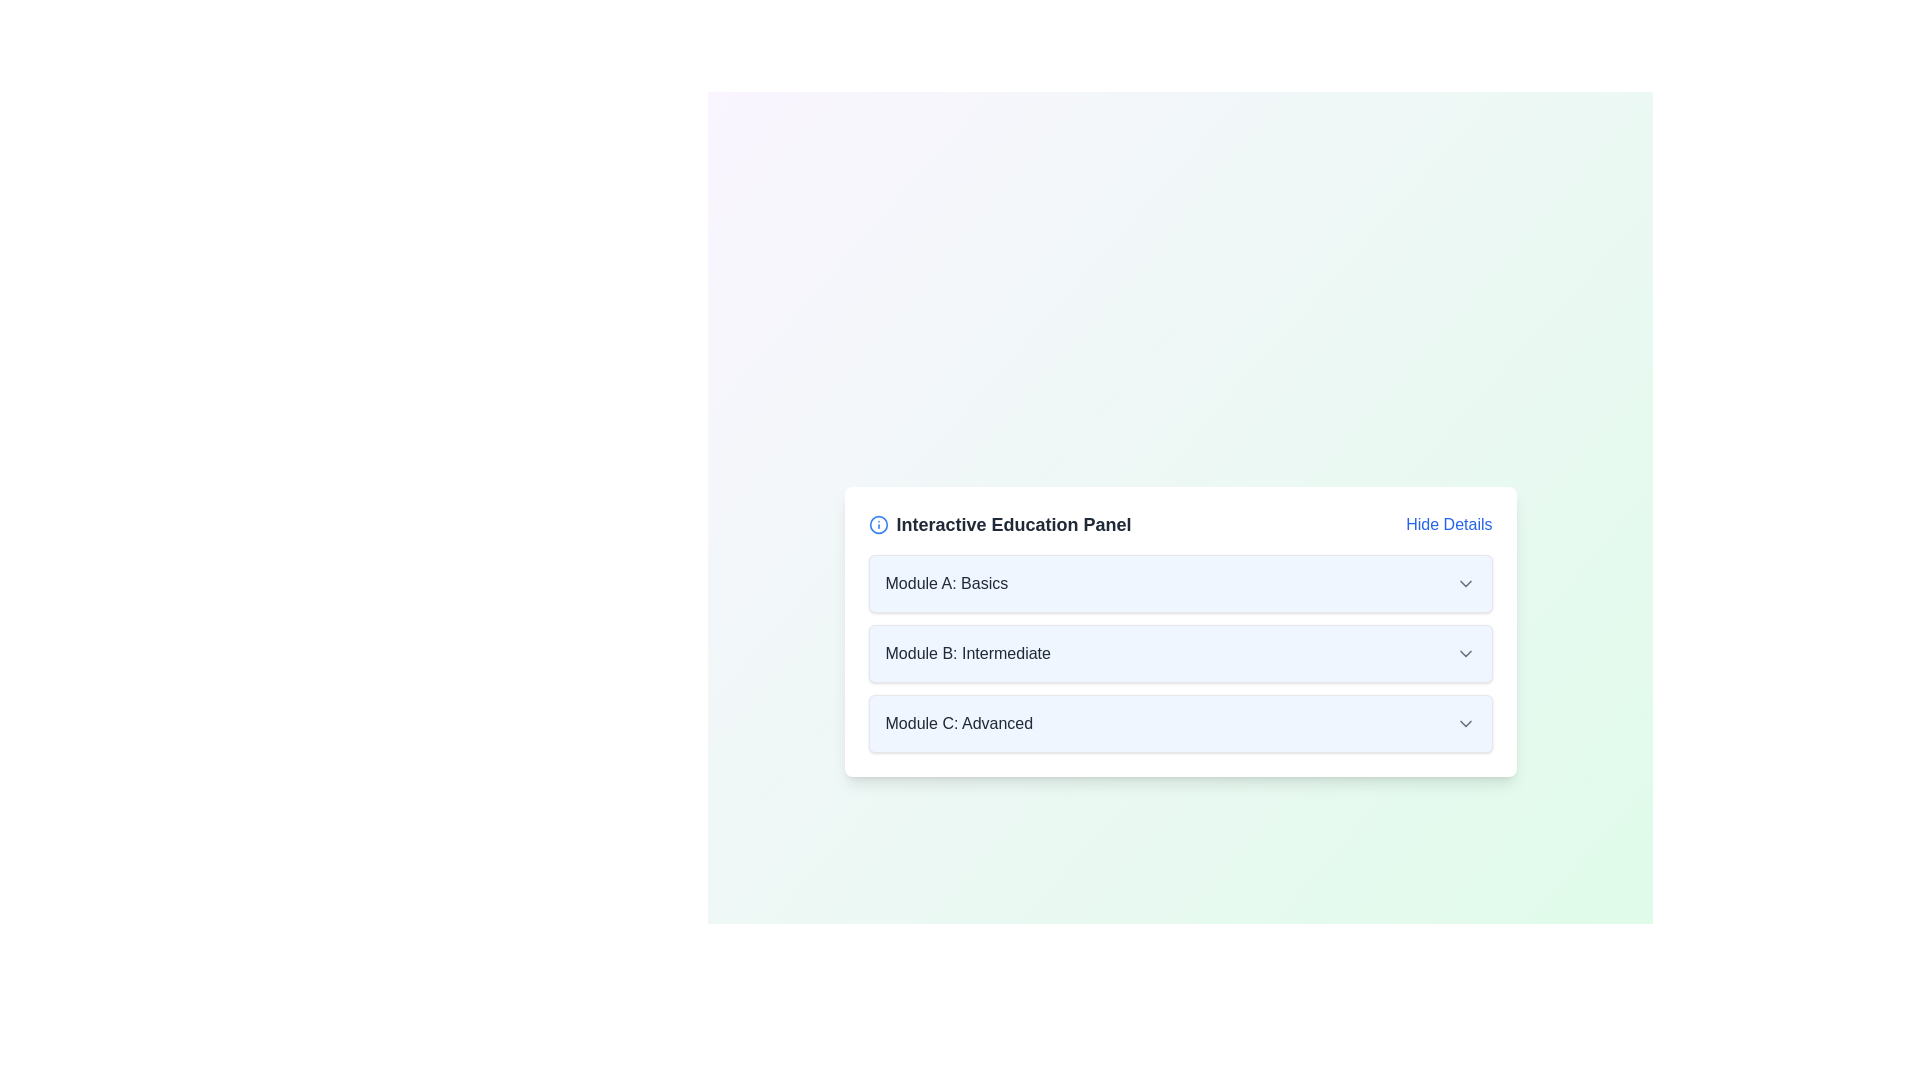  Describe the element at coordinates (1180, 632) in the screenshot. I see `the 'Module B: Intermediate' in the Interactive Education Panel` at that location.